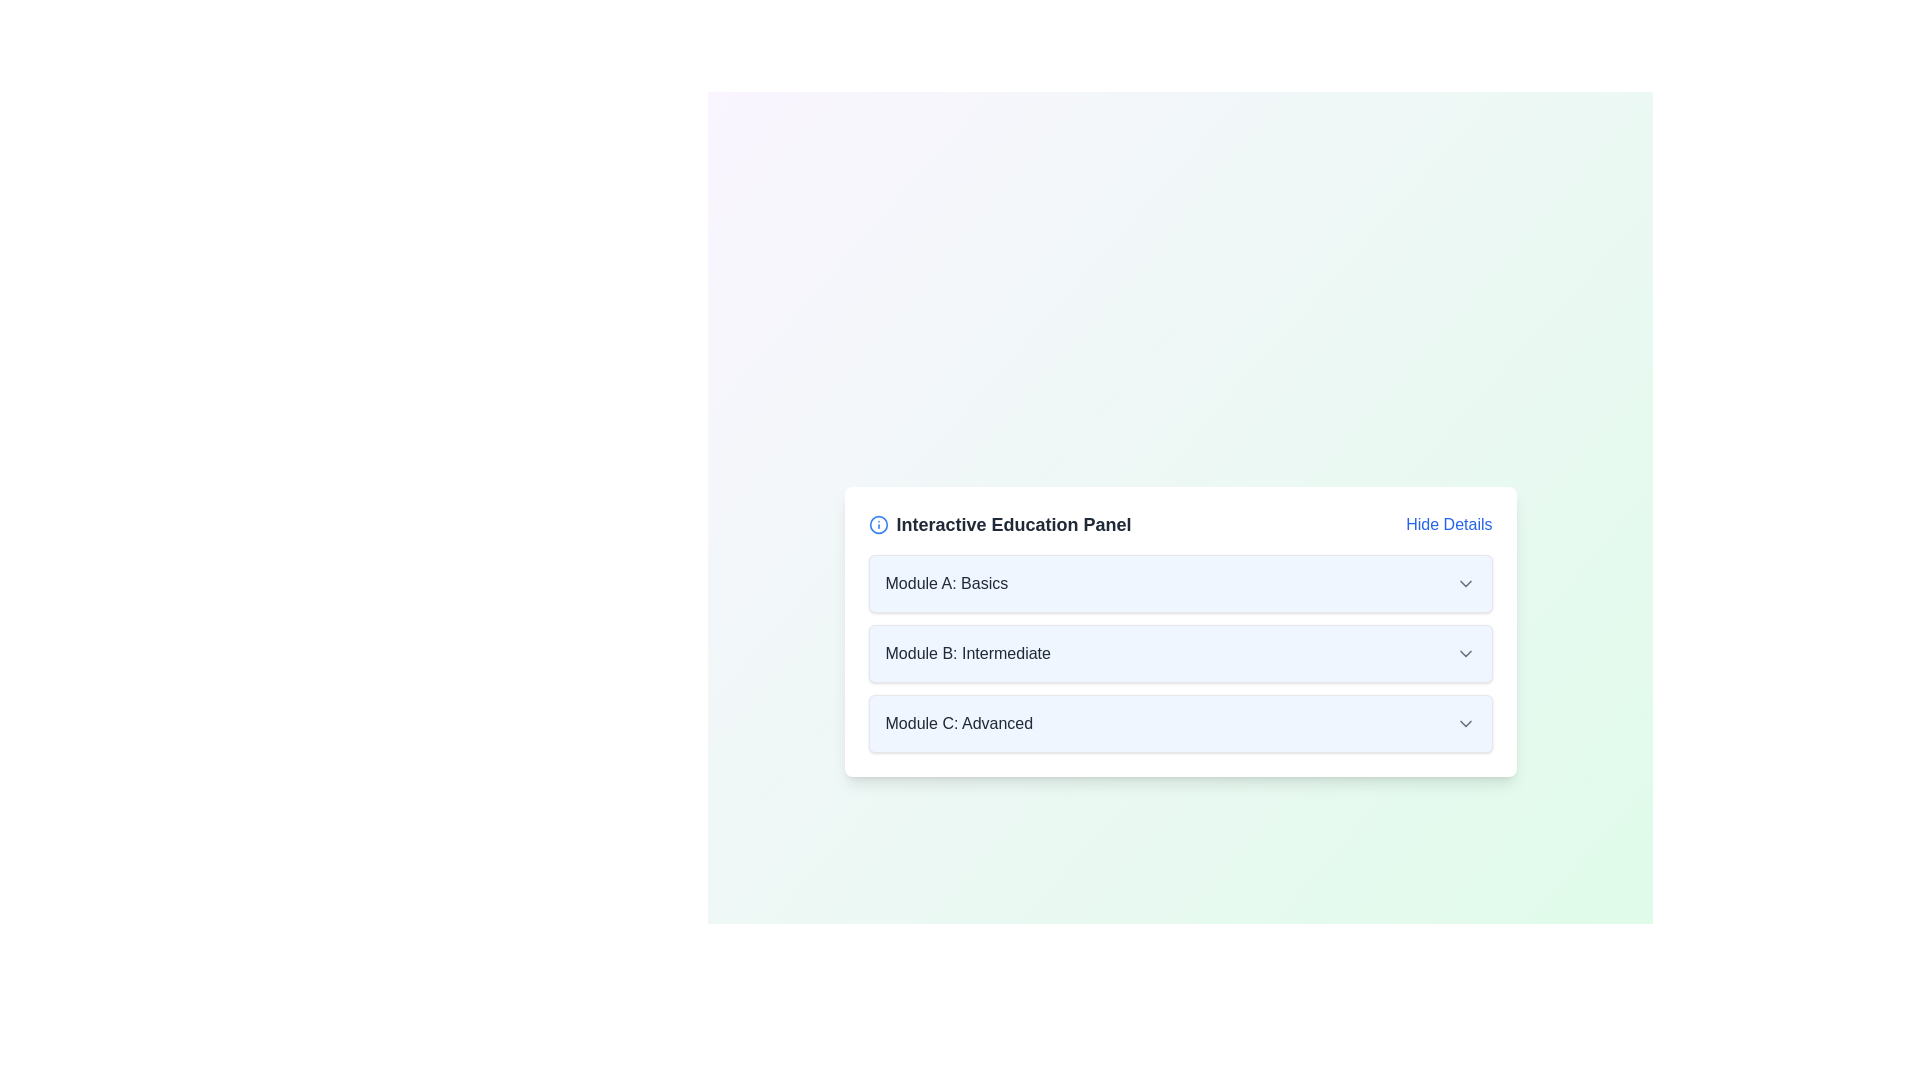  Describe the element at coordinates (1180, 632) in the screenshot. I see `the 'Module B: Intermediate' in the Interactive Education Panel` at that location.